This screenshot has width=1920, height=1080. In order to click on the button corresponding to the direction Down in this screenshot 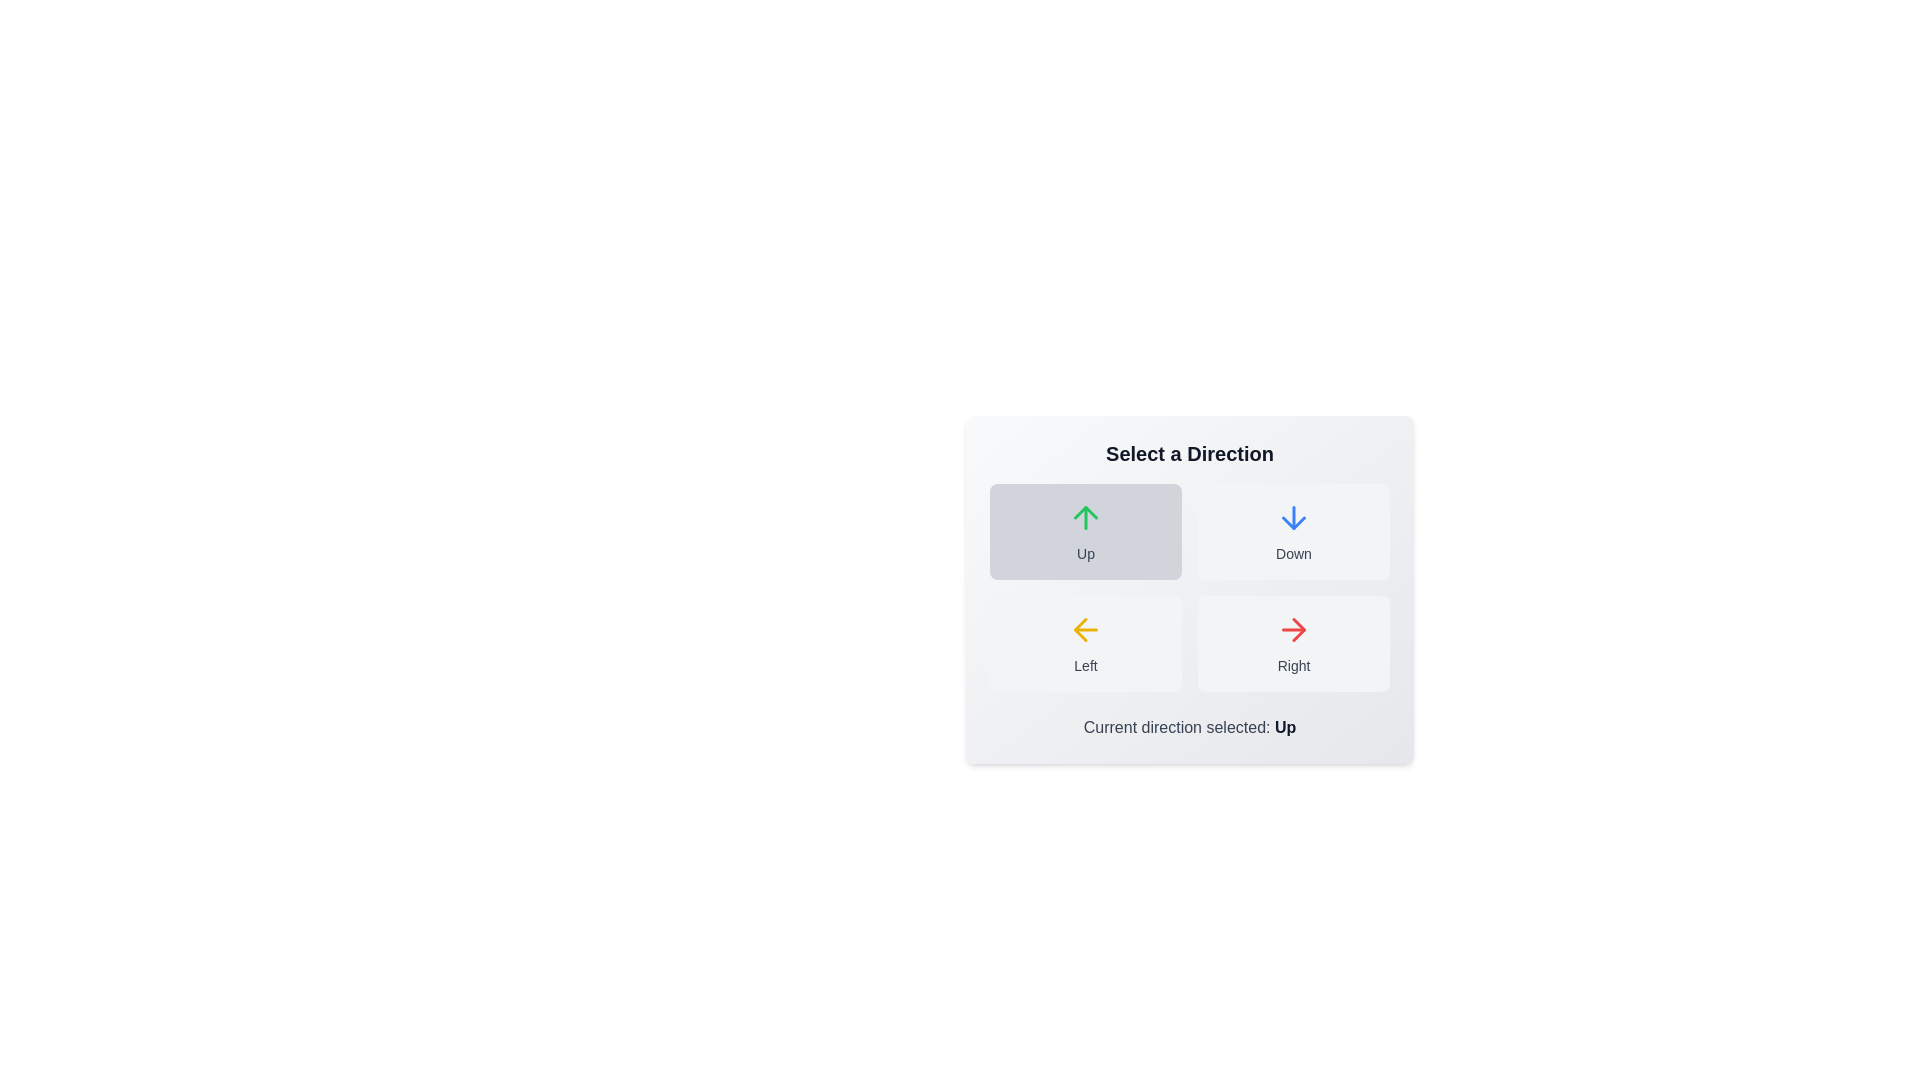, I will do `click(1294, 531)`.